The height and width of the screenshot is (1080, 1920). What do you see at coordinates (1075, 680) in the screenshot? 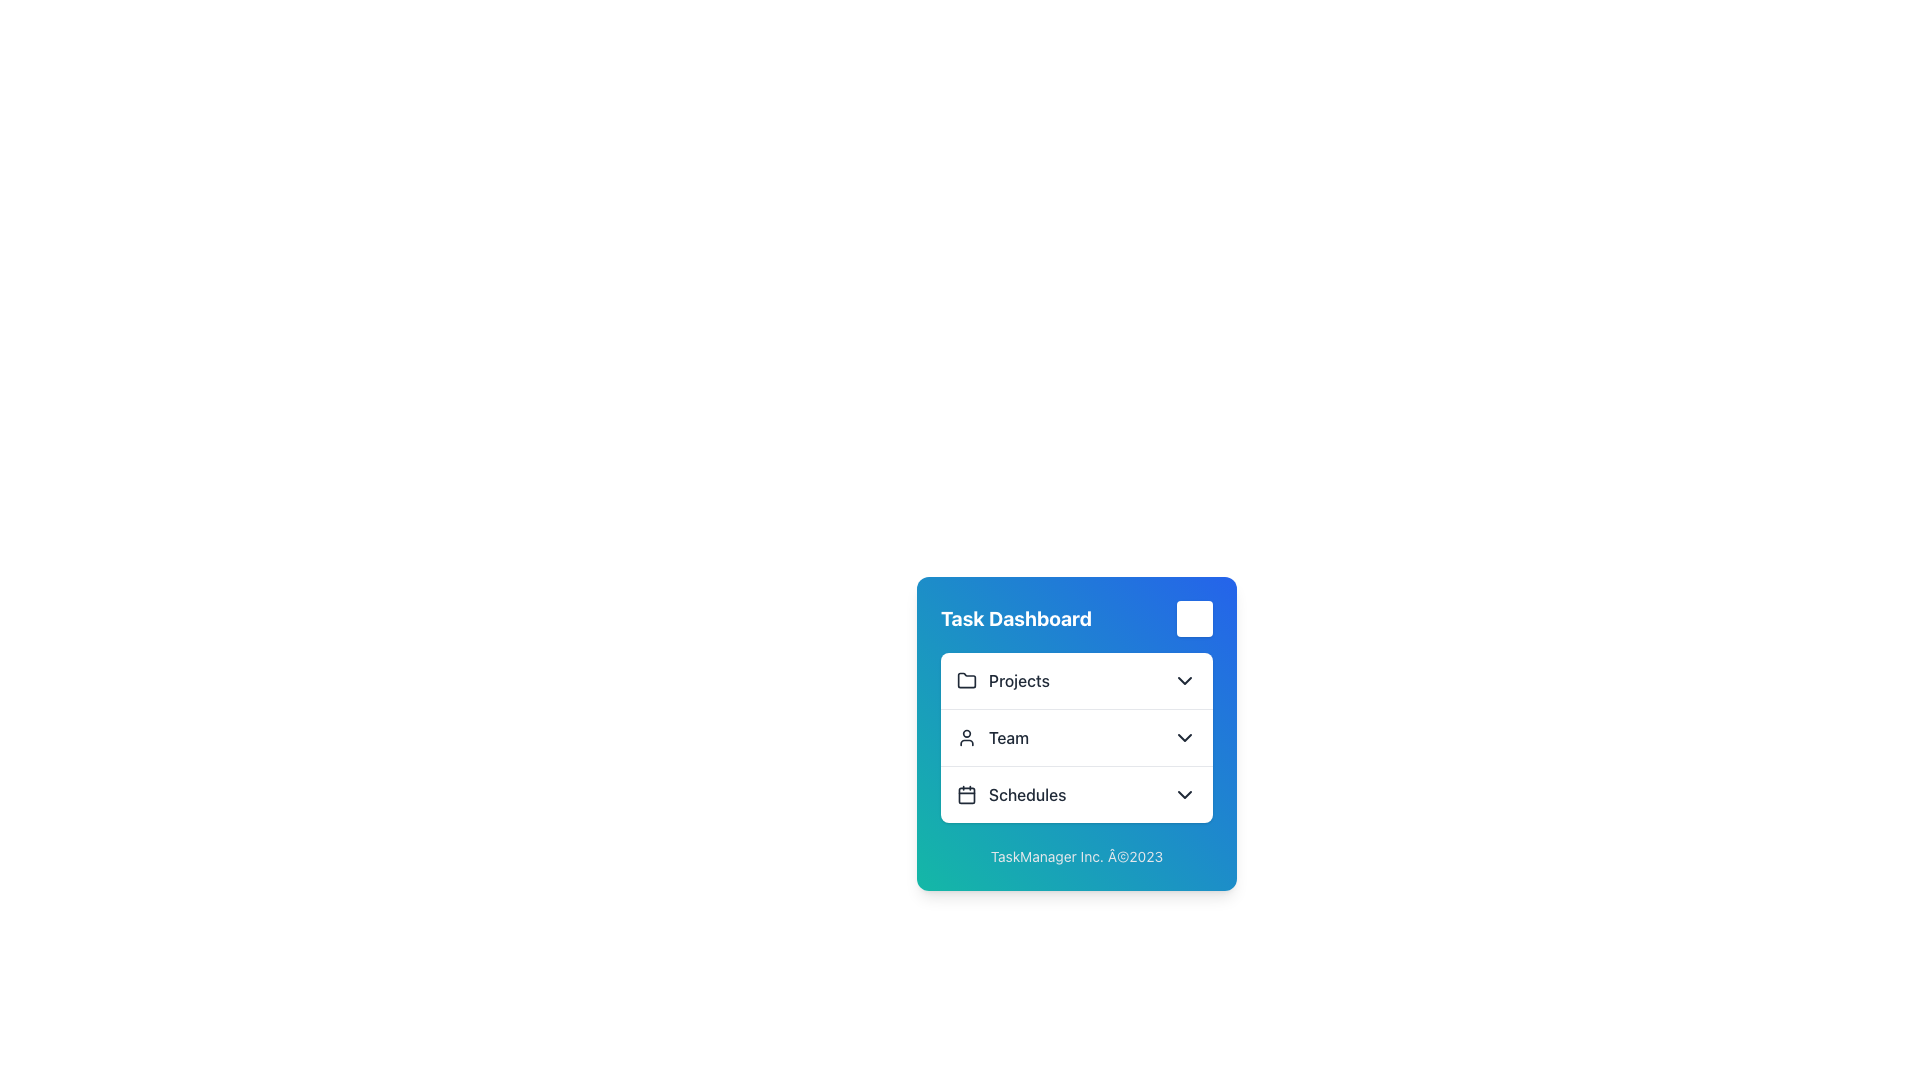
I see `the dropdown arrow of the first list item in the 'Task Dashboard'` at bounding box center [1075, 680].